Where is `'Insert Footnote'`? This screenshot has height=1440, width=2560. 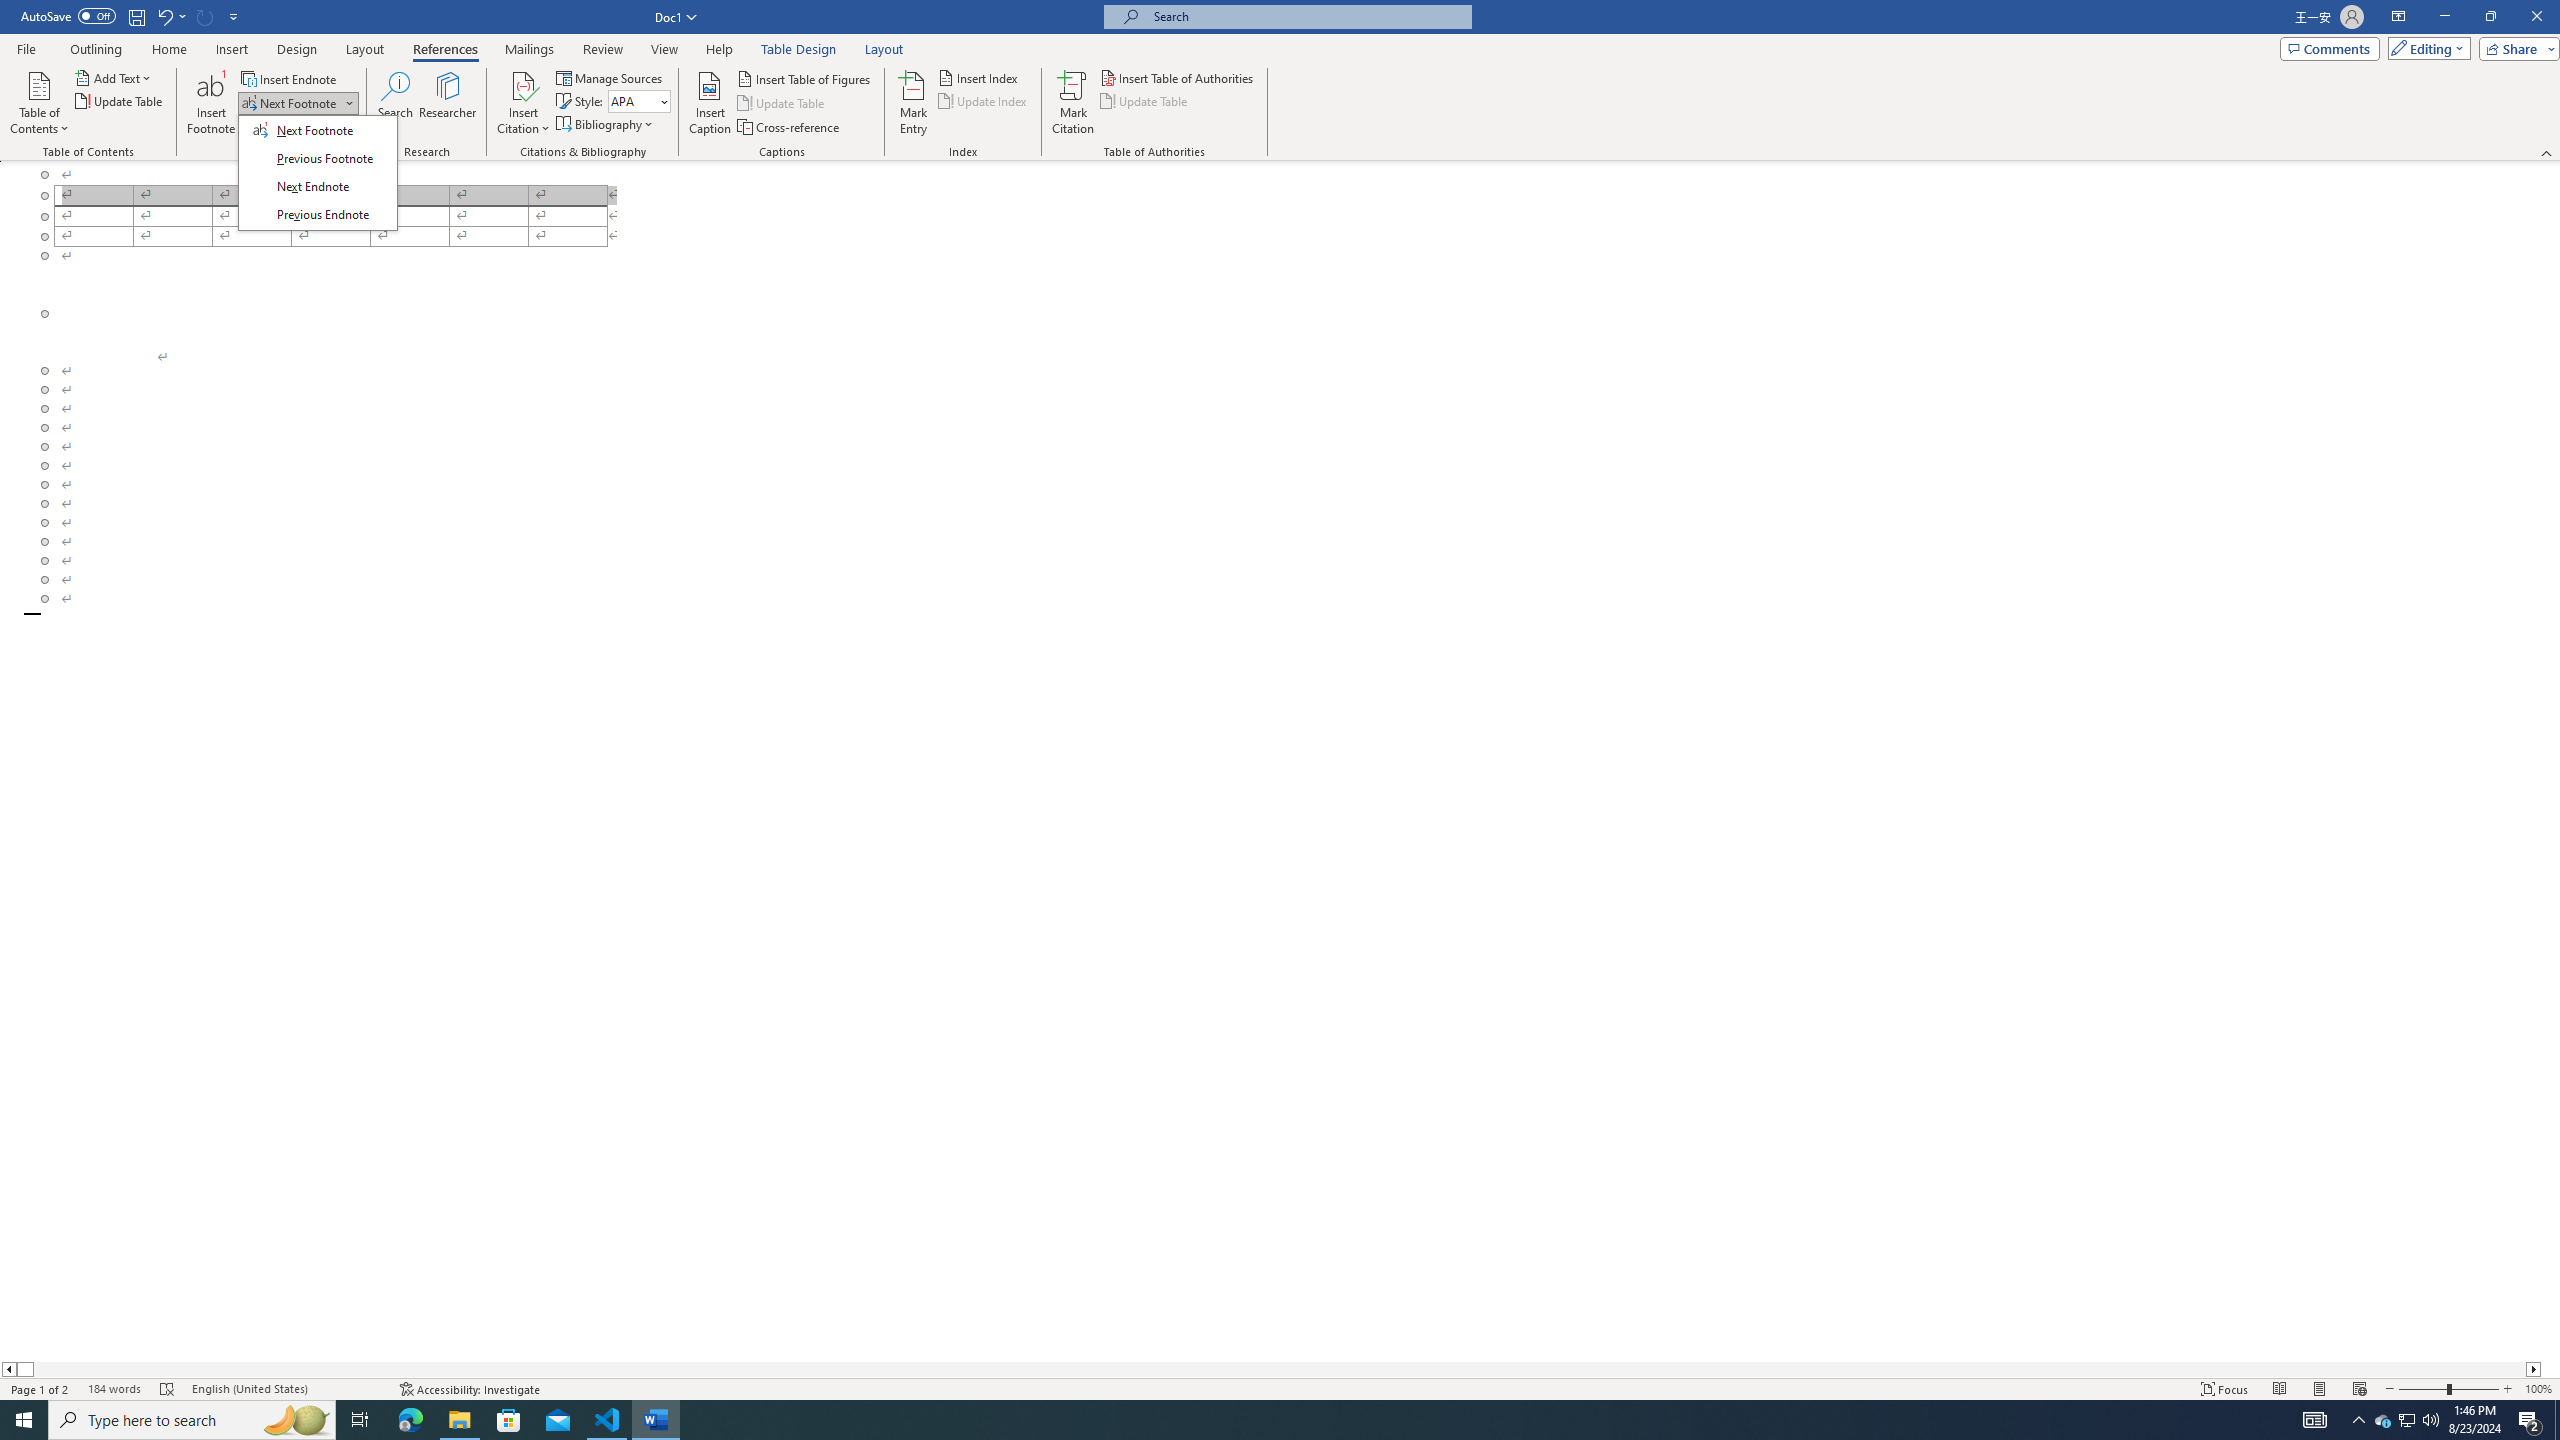 'Insert Footnote' is located at coordinates (211, 103).